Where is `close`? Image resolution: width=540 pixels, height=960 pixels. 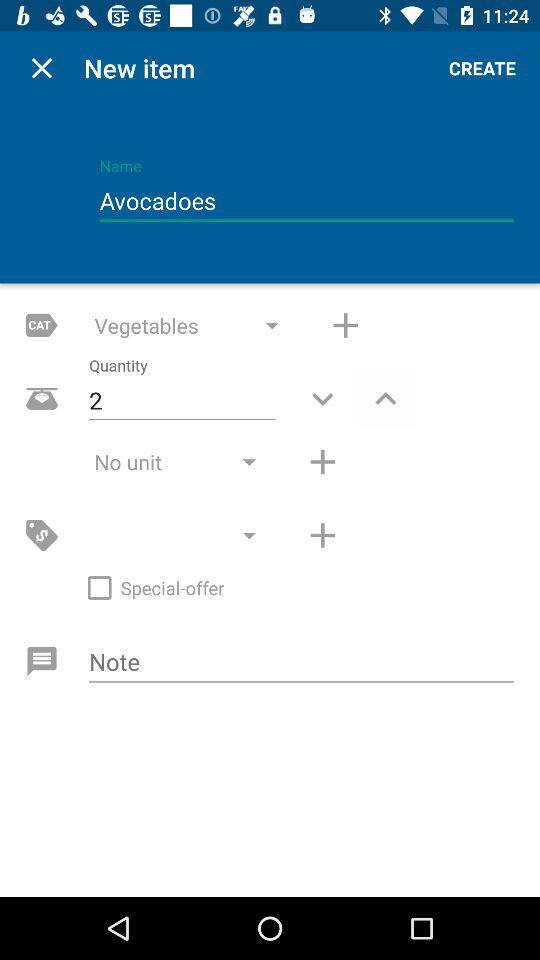
close is located at coordinates (42, 68).